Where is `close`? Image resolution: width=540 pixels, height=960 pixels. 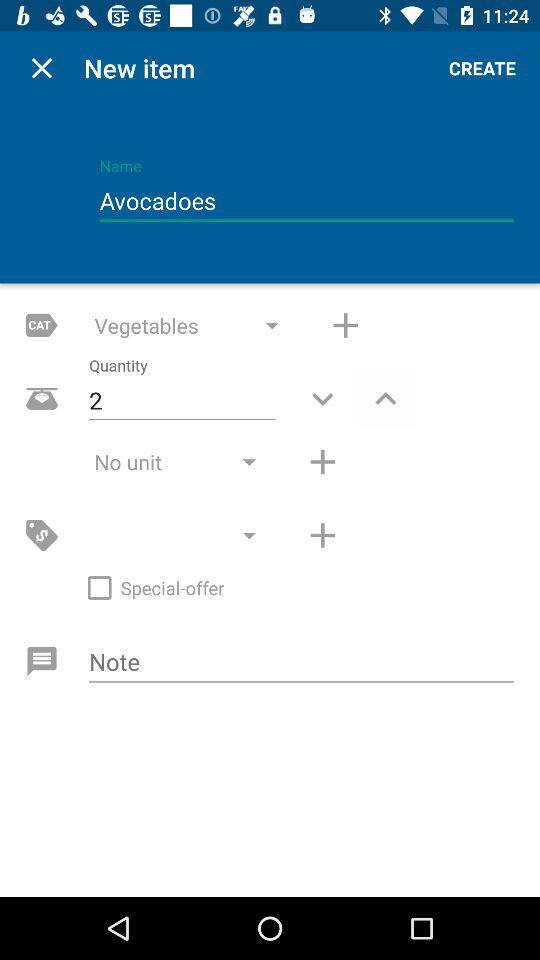
close is located at coordinates (42, 68).